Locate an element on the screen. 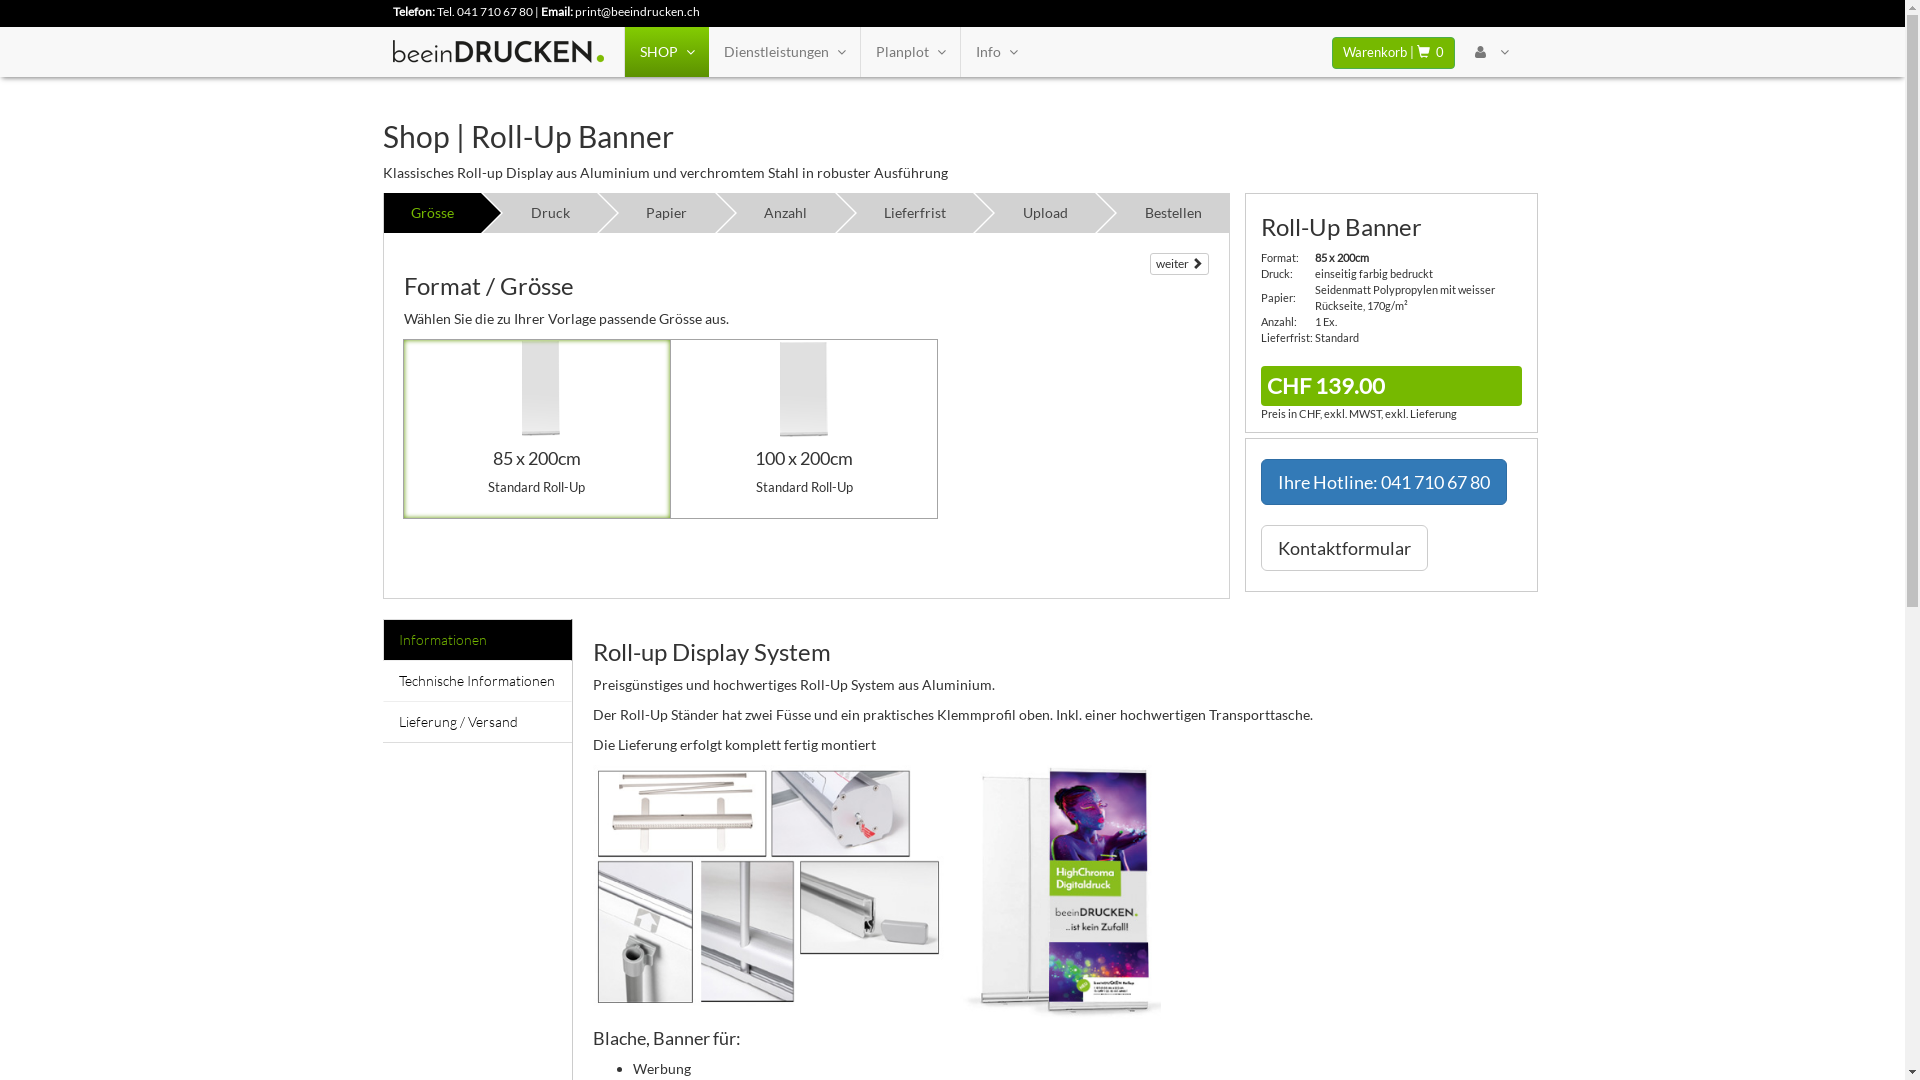 The image size is (1920, 1080). 'Info' is located at coordinates (995, 50).